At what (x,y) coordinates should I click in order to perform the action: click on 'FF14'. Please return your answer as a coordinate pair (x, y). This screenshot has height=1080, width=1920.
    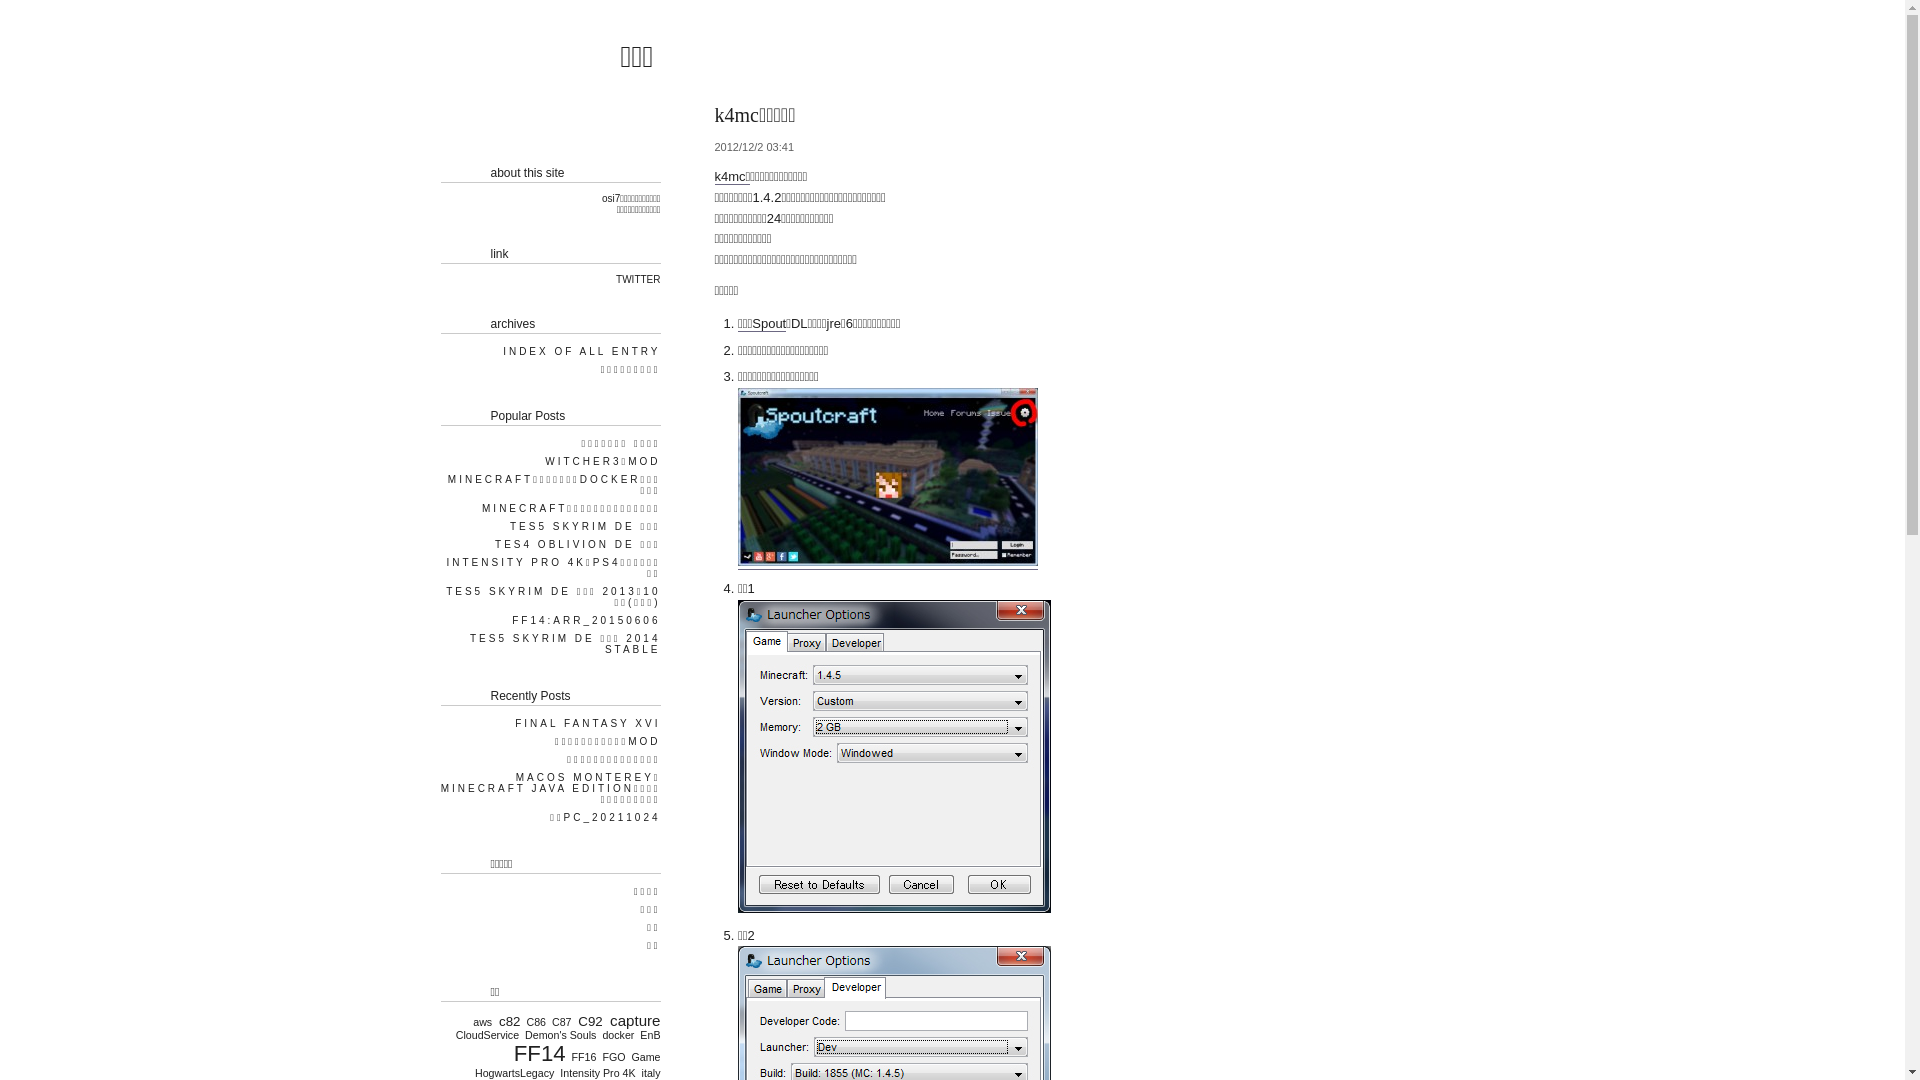
    Looking at the image, I should click on (536, 1052).